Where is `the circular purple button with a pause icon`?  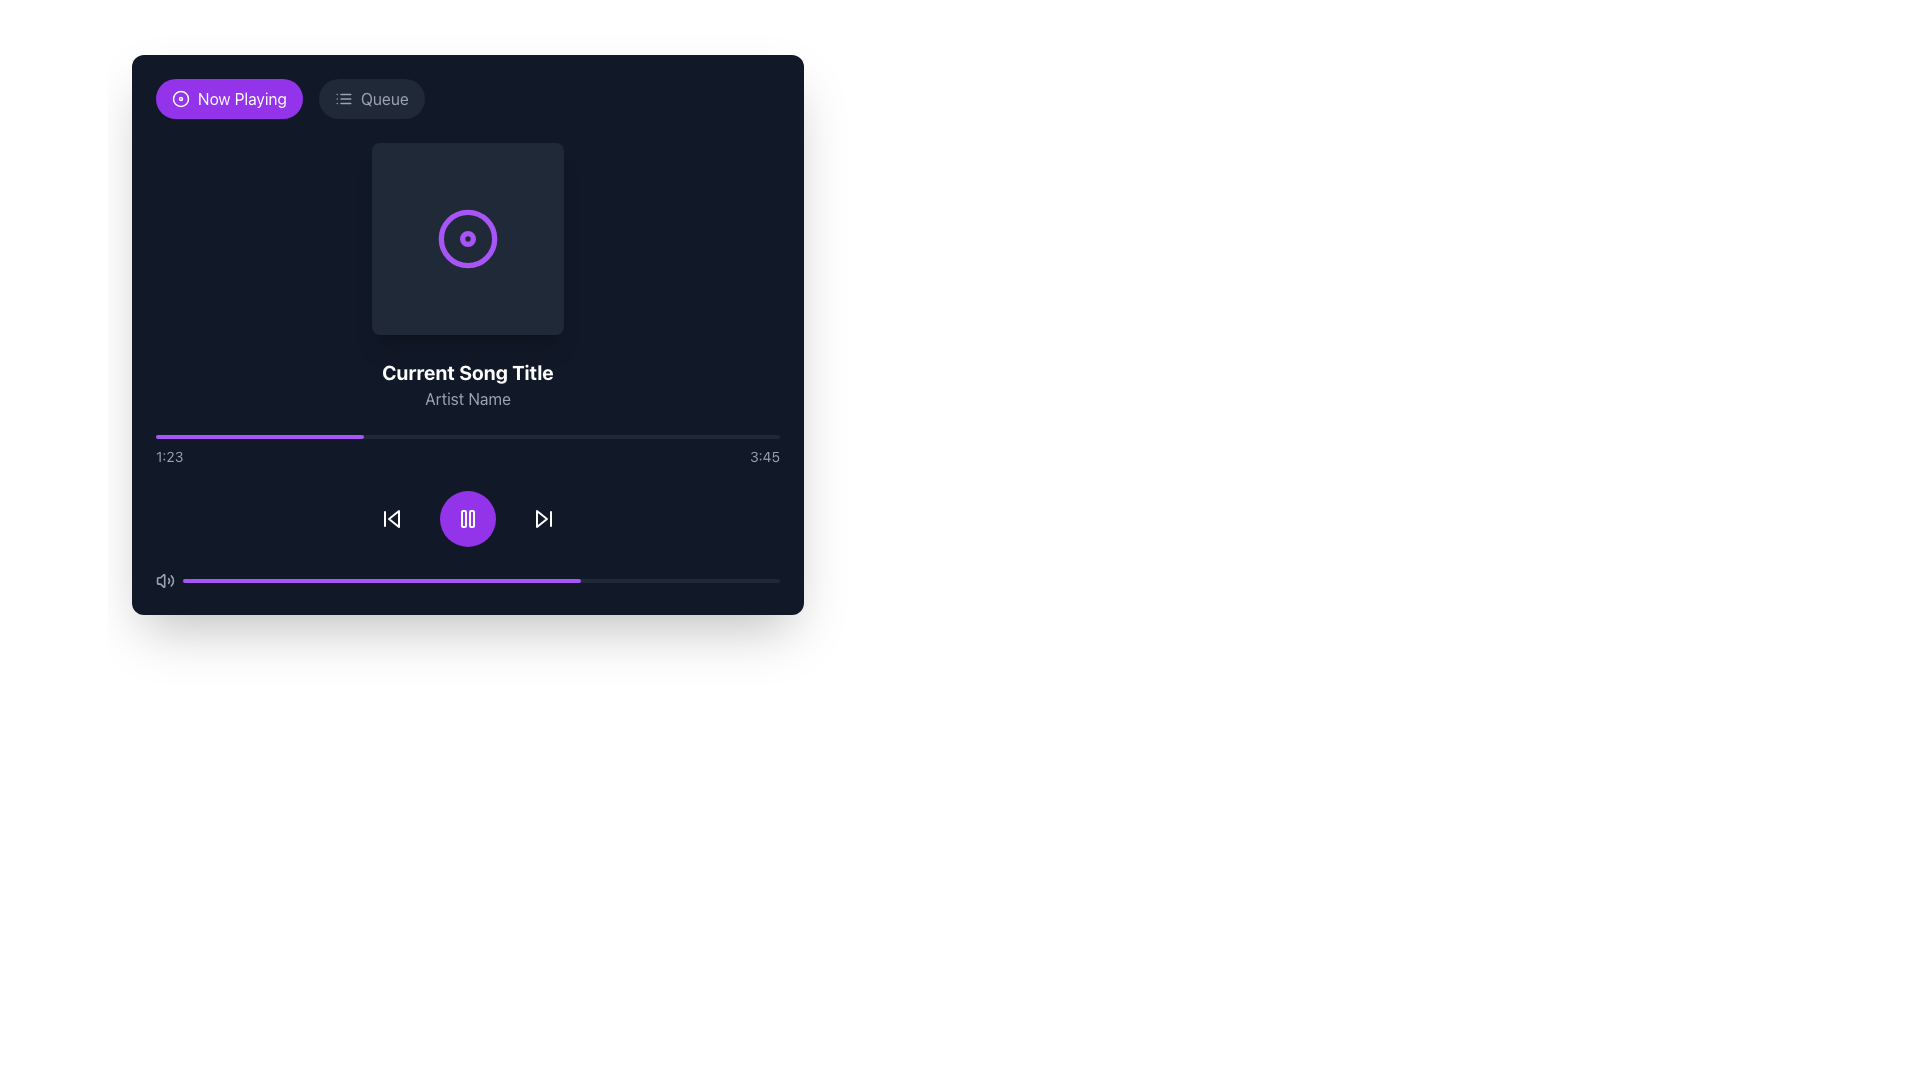 the circular purple button with a pause icon is located at coordinates (466, 518).